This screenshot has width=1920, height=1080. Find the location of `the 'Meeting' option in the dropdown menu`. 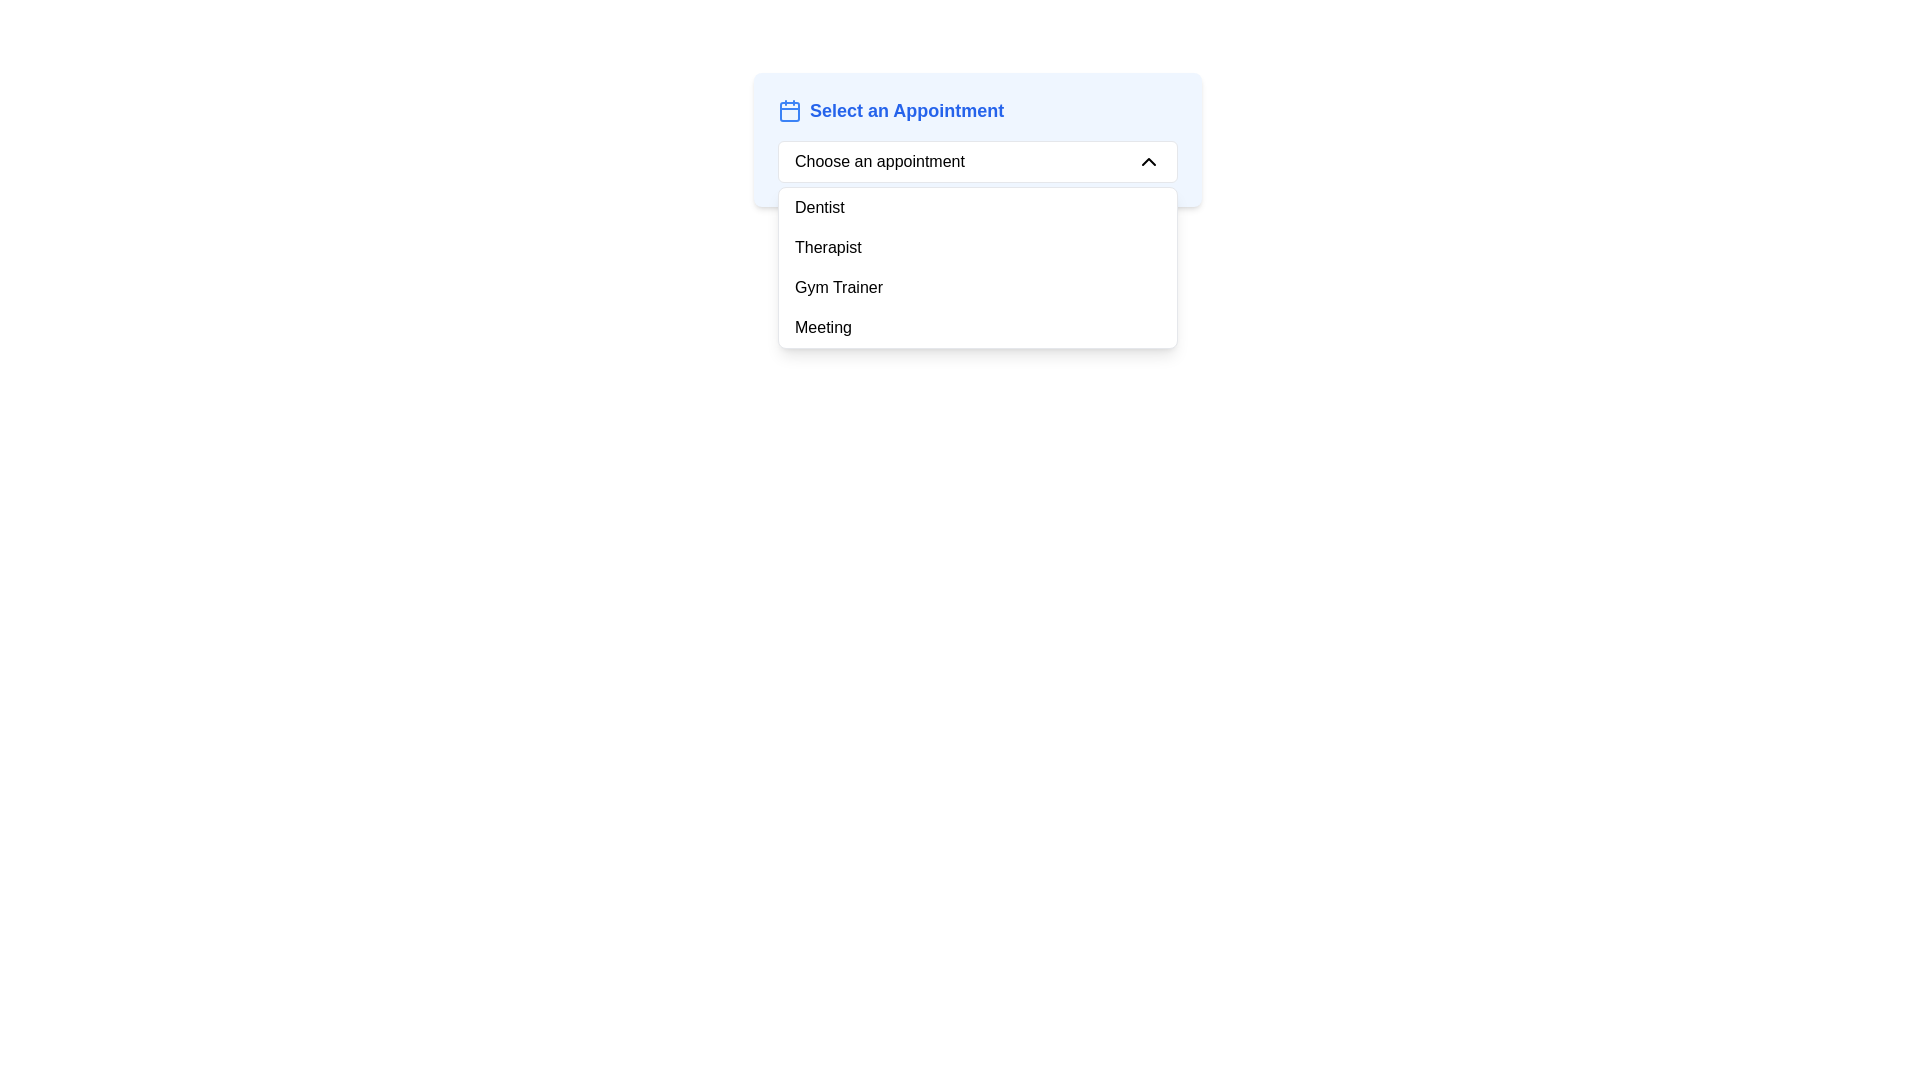

the 'Meeting' option in the dropdown menu is located at coordinates (978, 326).